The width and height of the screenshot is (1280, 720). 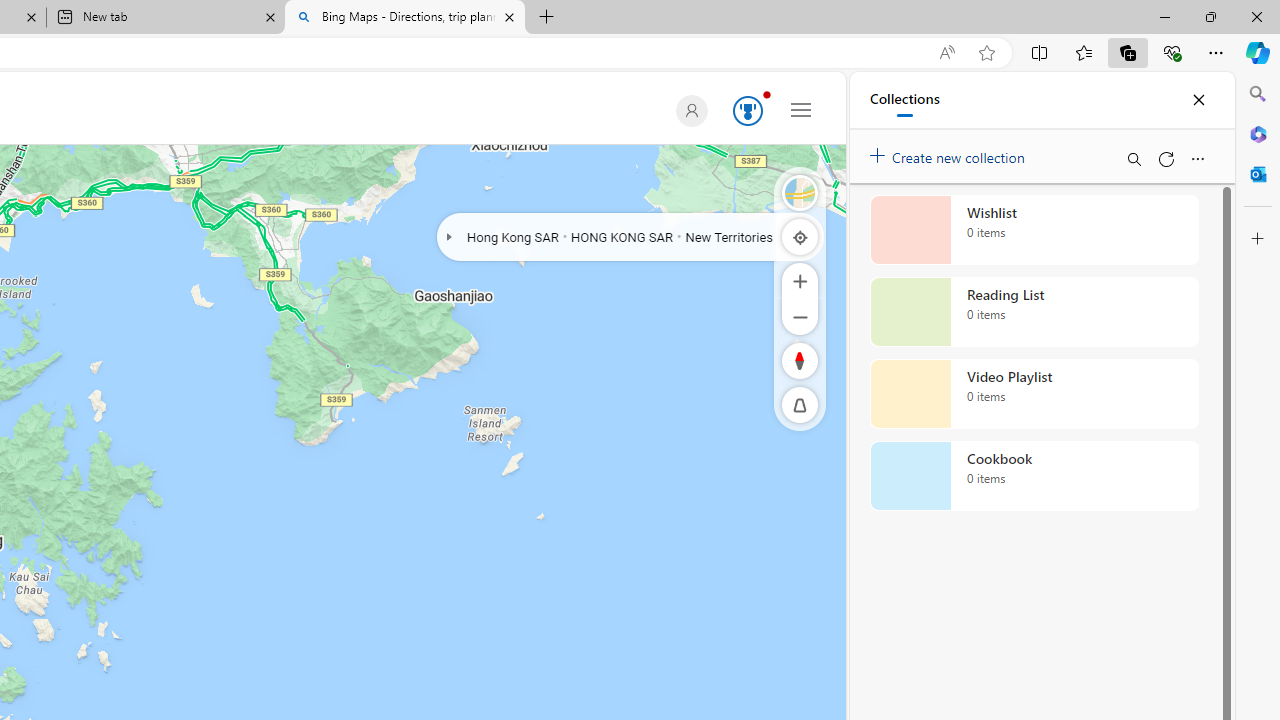 I want to click on 'Zoom In', so click(x=800, y=280).